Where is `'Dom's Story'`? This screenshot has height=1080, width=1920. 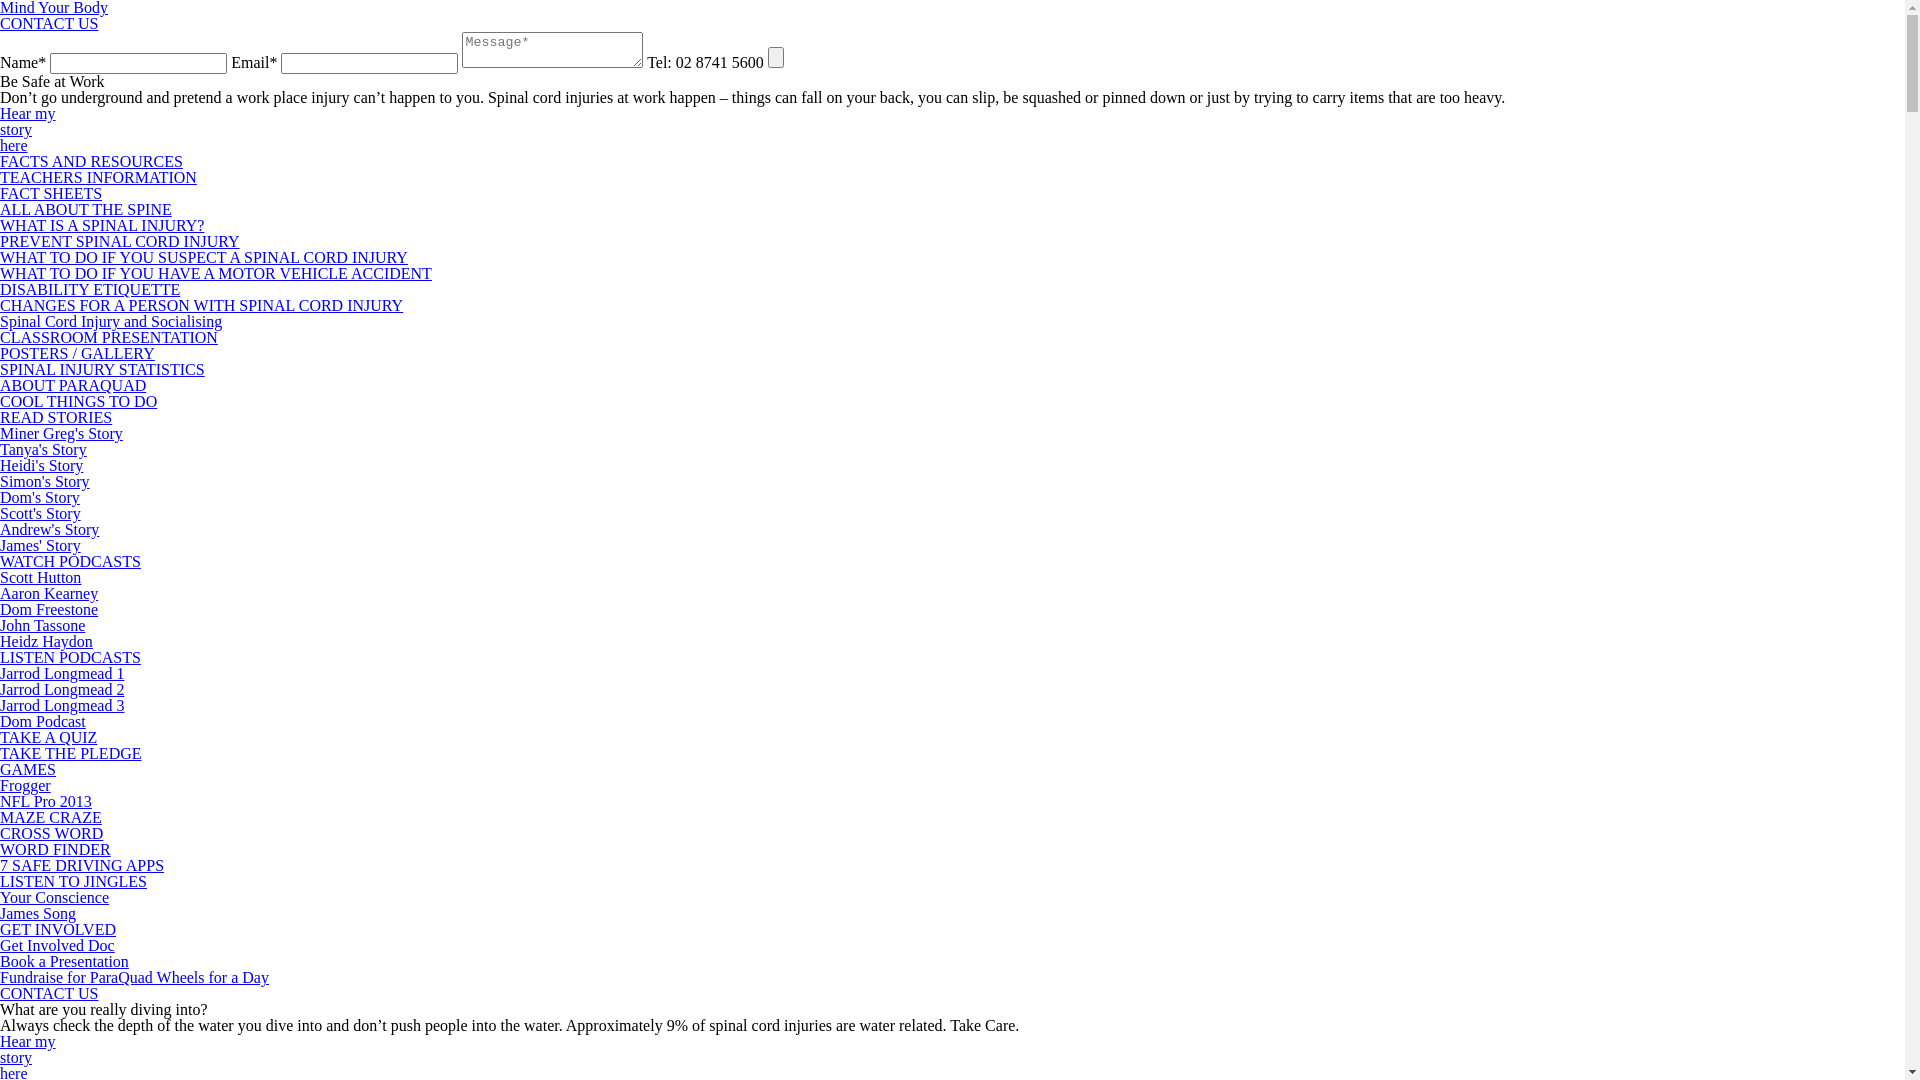 'Dom's Story' is located at coordinates (39, 496).